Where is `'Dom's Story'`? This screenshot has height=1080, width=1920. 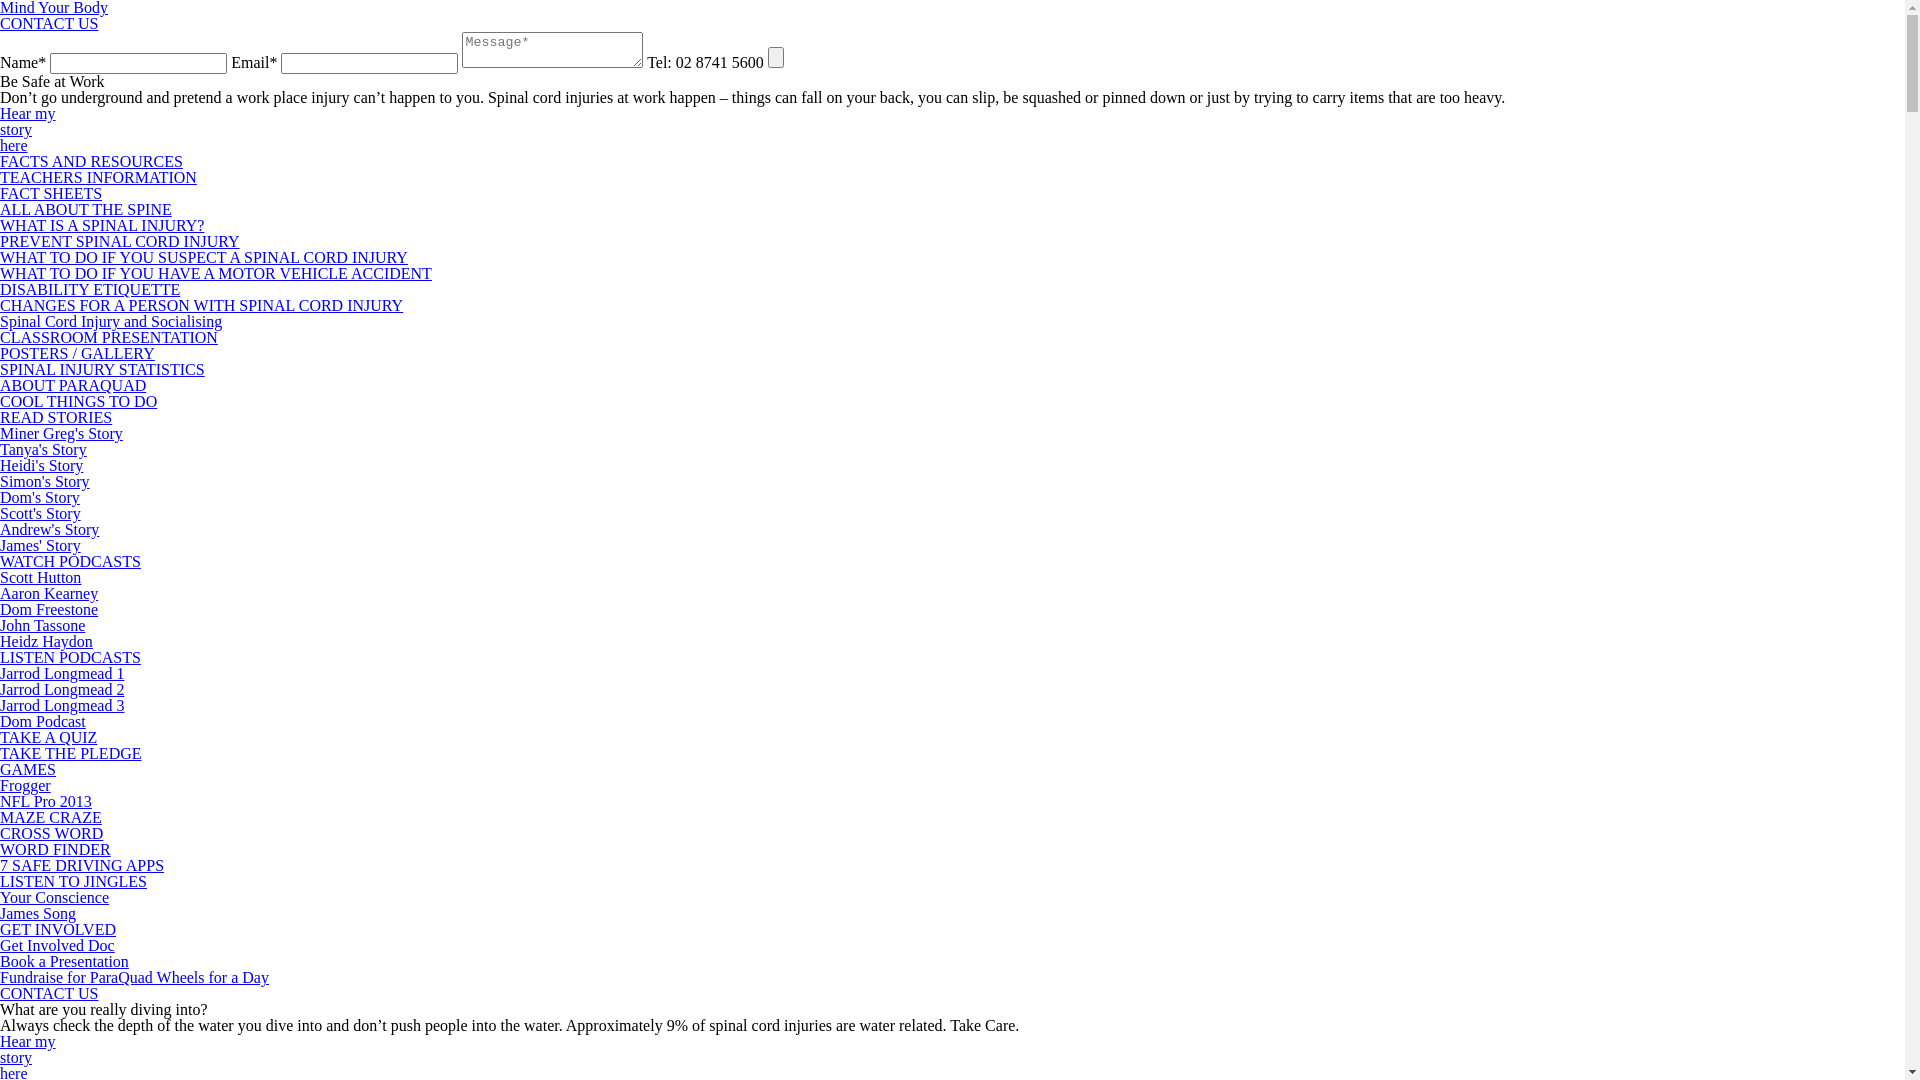 'Dom's Story' is located at coordinates (39, 496).